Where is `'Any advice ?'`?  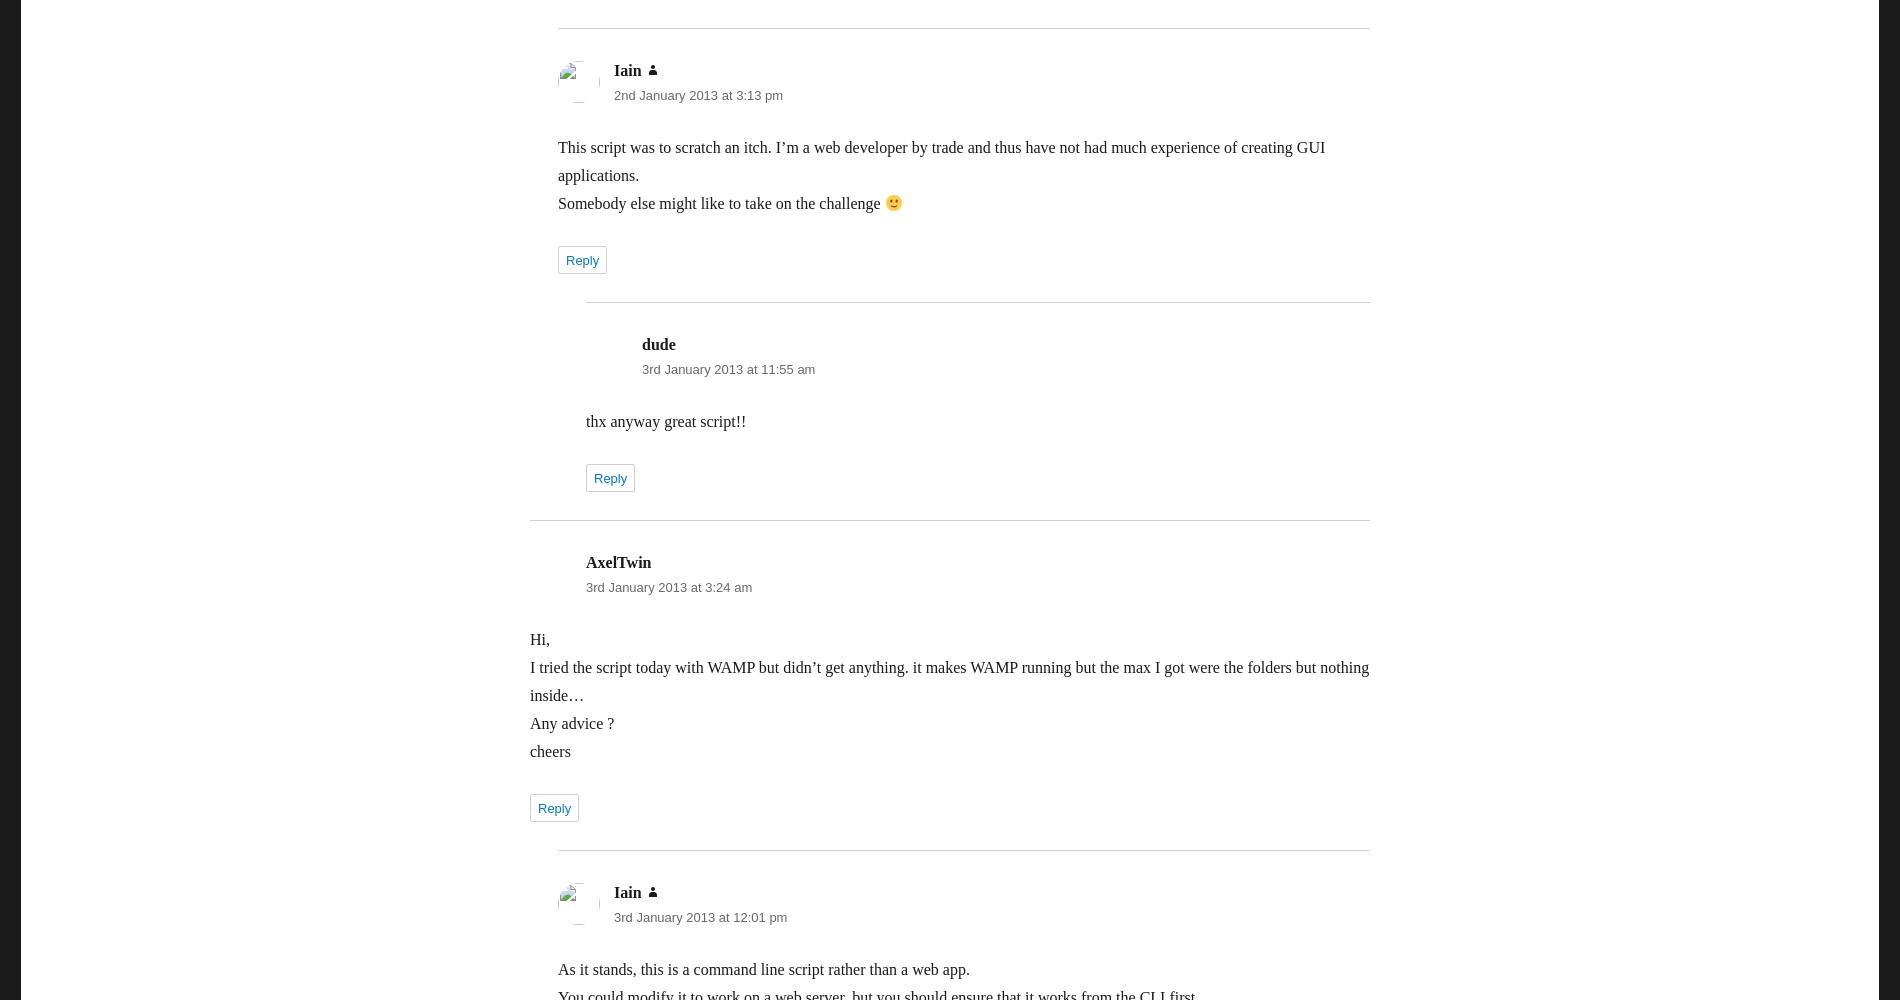 'Any advice ?' is located at coordinates (572, 722).